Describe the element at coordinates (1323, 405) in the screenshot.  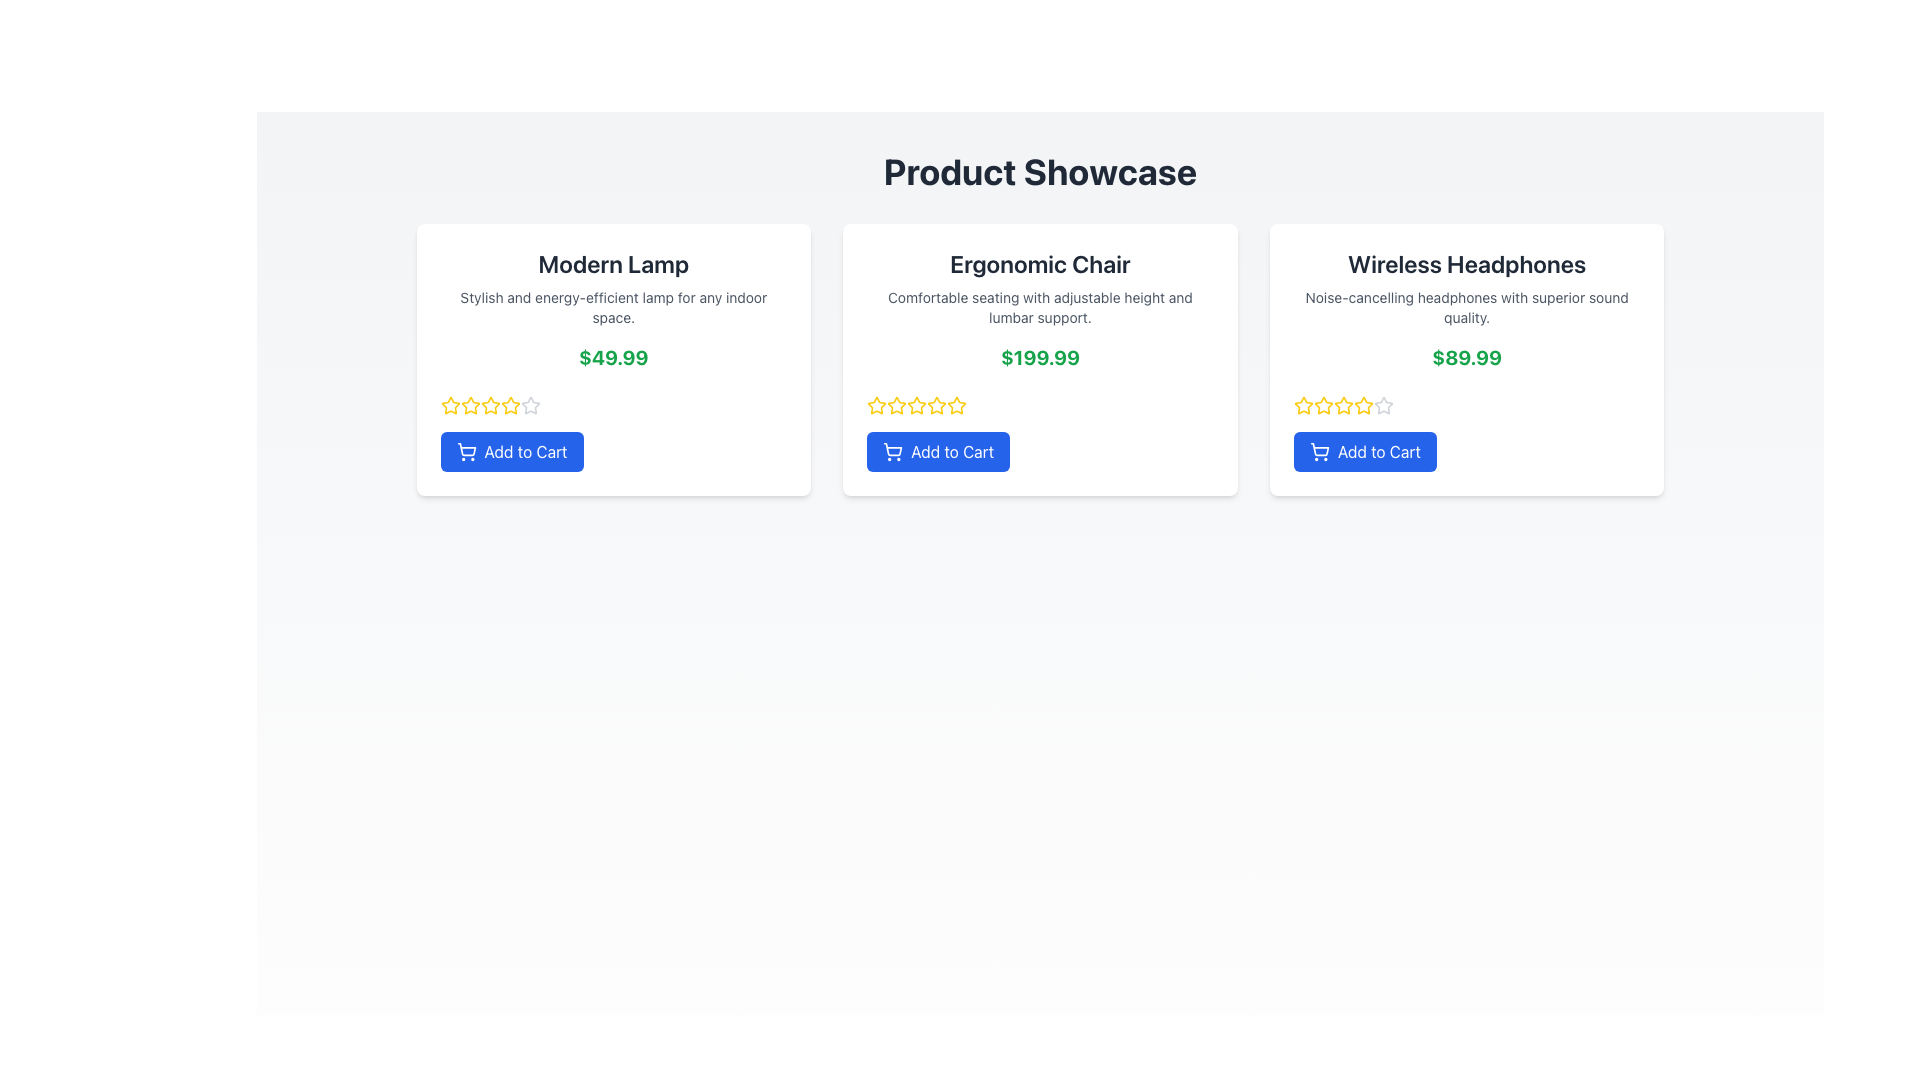
I see `the second star from the left` at that location.